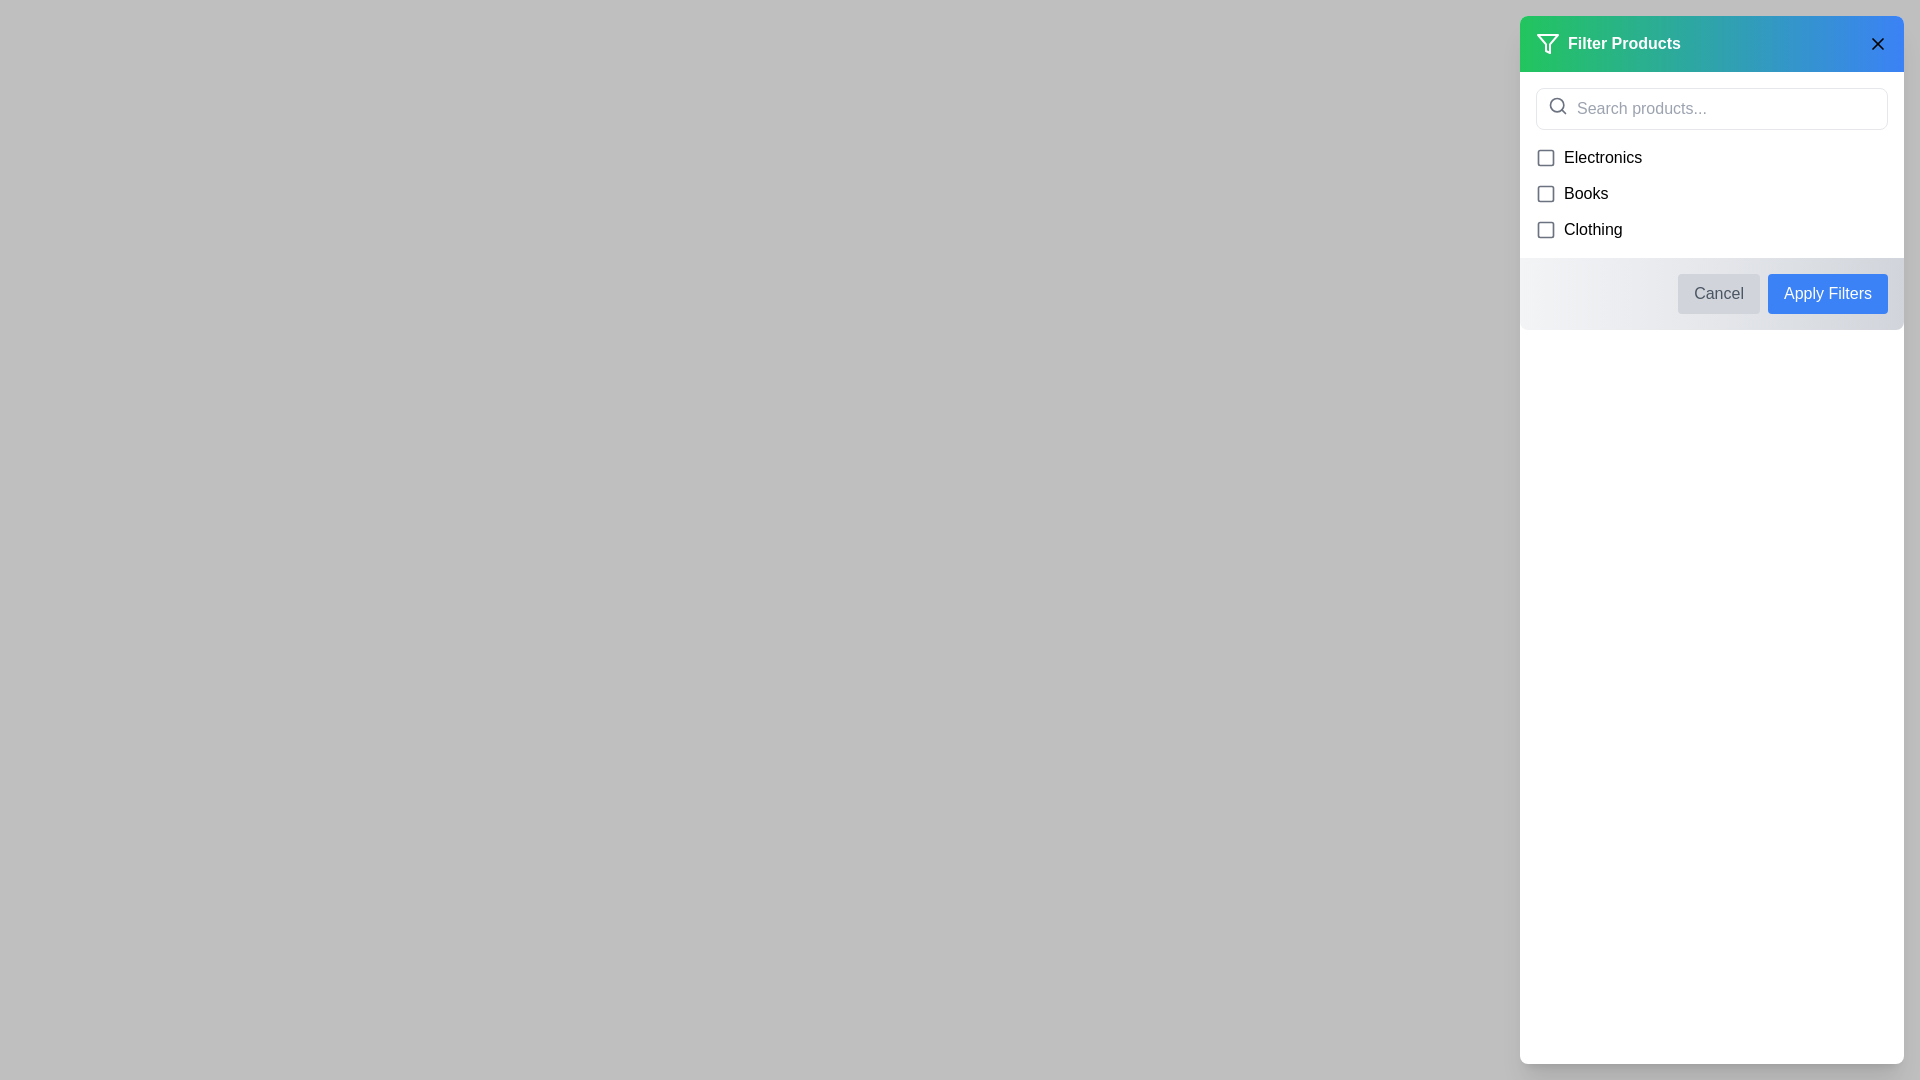 The image size is (1920, 1080). What do you see at coordinates (1585, 193) in the screenshot?
I see `the Text Label for the filter option in the 'Filter Products' popup, which is located below 'Electronics' and above 'Clothing'` at bounding box center [1585, 193].